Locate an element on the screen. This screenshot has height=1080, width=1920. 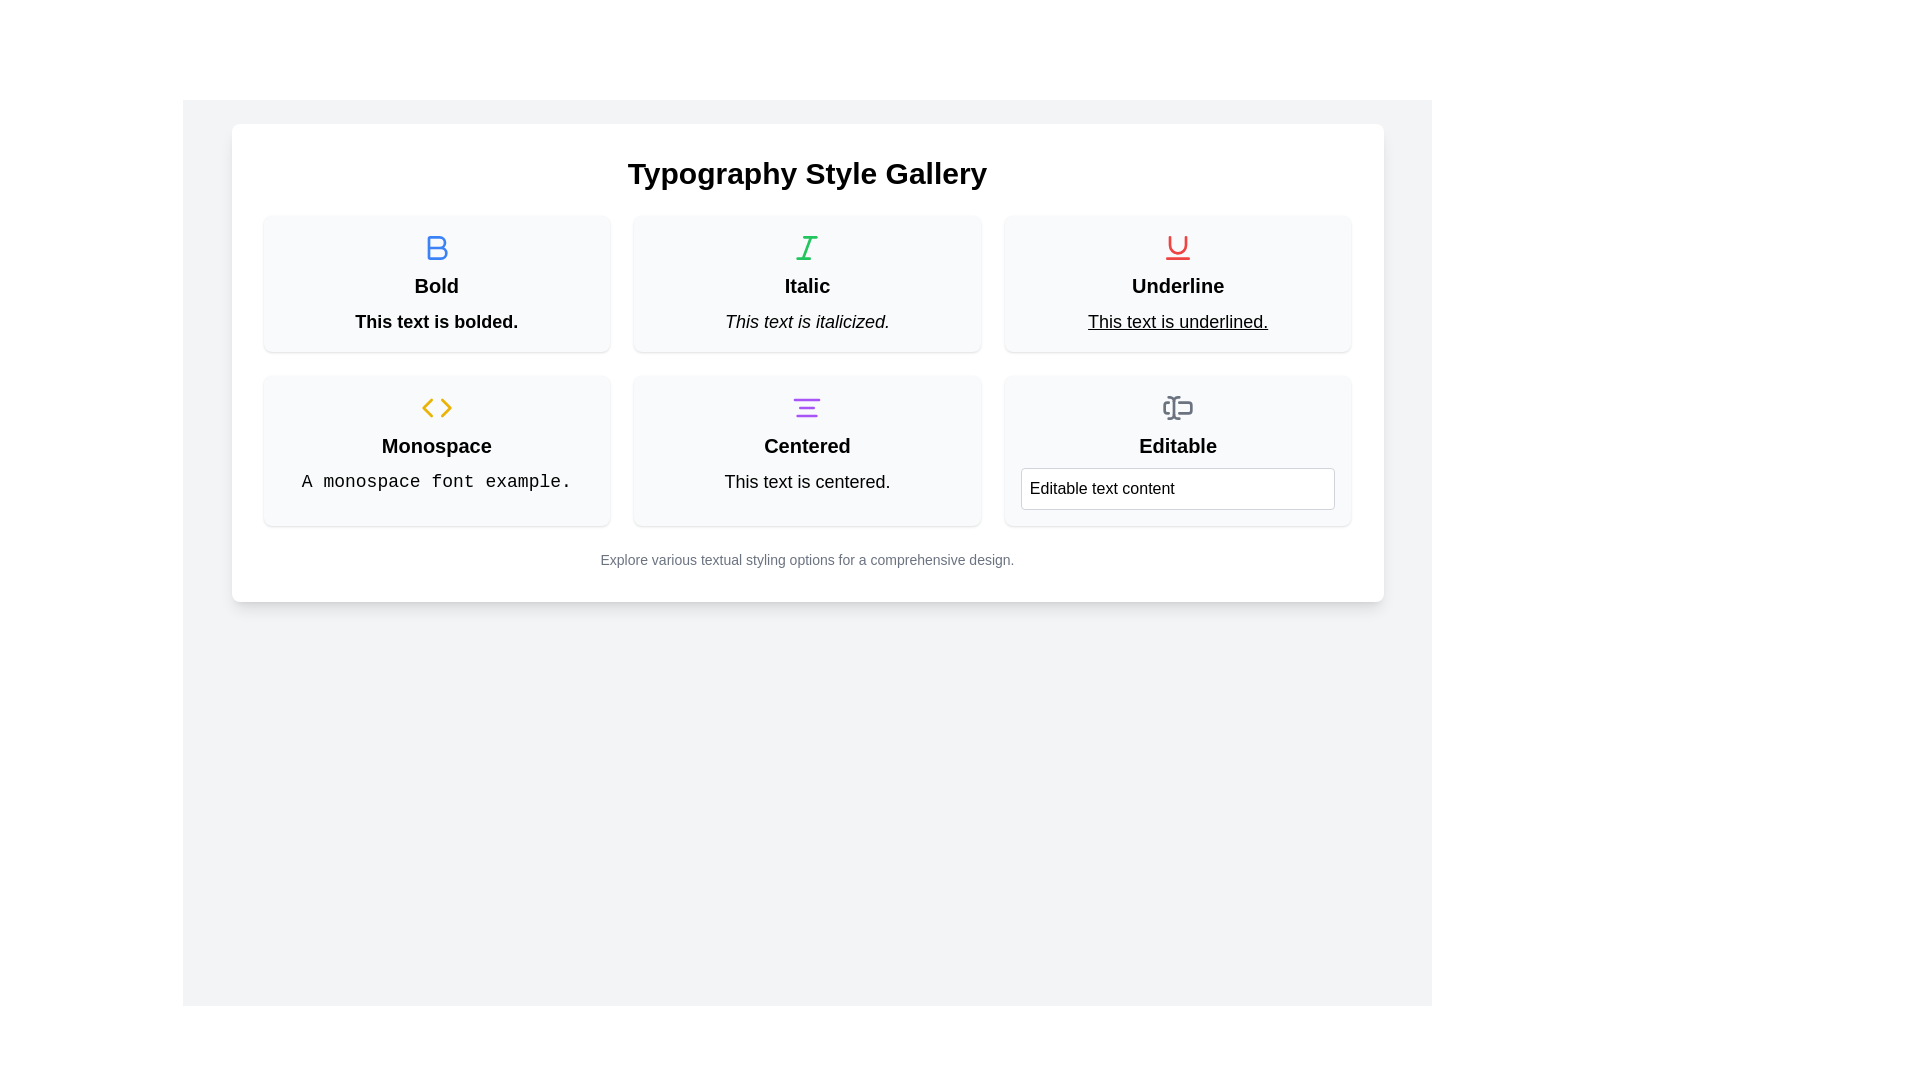
the icon that signifies code or programming-related concepts, located at the center of the 'Monospace' card in the bottom row of the Typography Style Gallery grid is located at coordinates (435, 407).